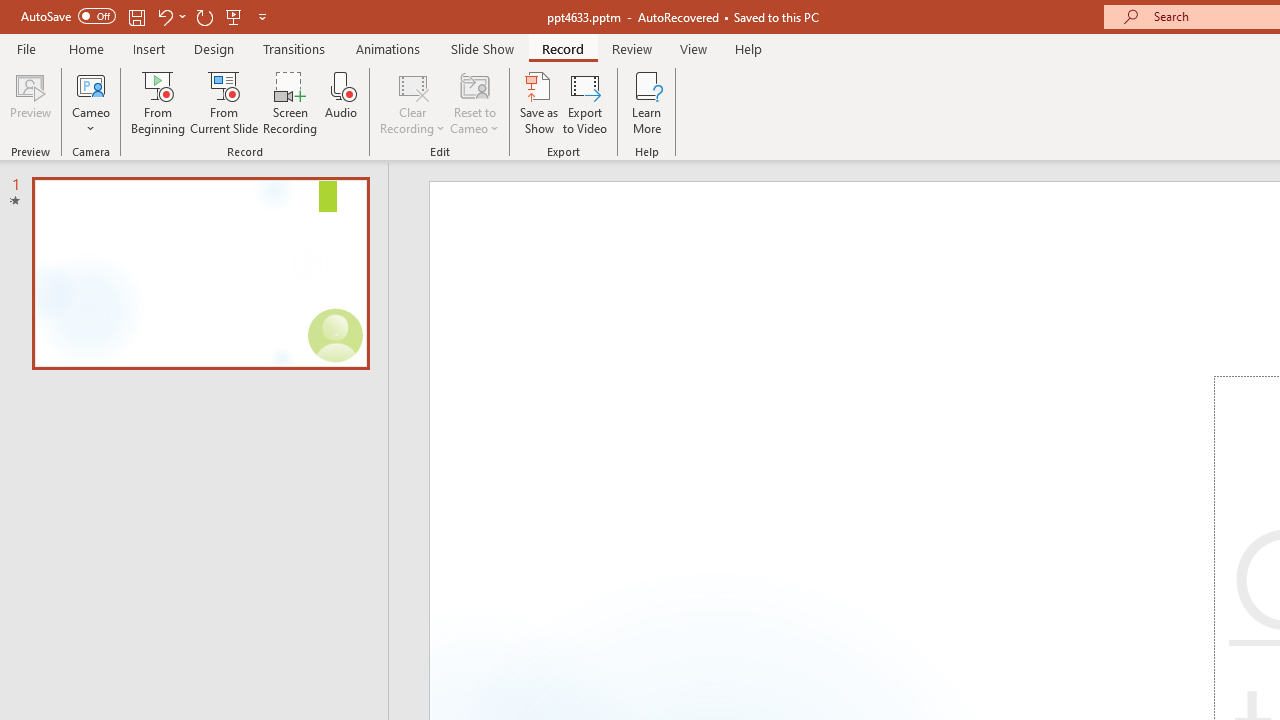  I want to click on 'Clear Recording', so click(411, 103).